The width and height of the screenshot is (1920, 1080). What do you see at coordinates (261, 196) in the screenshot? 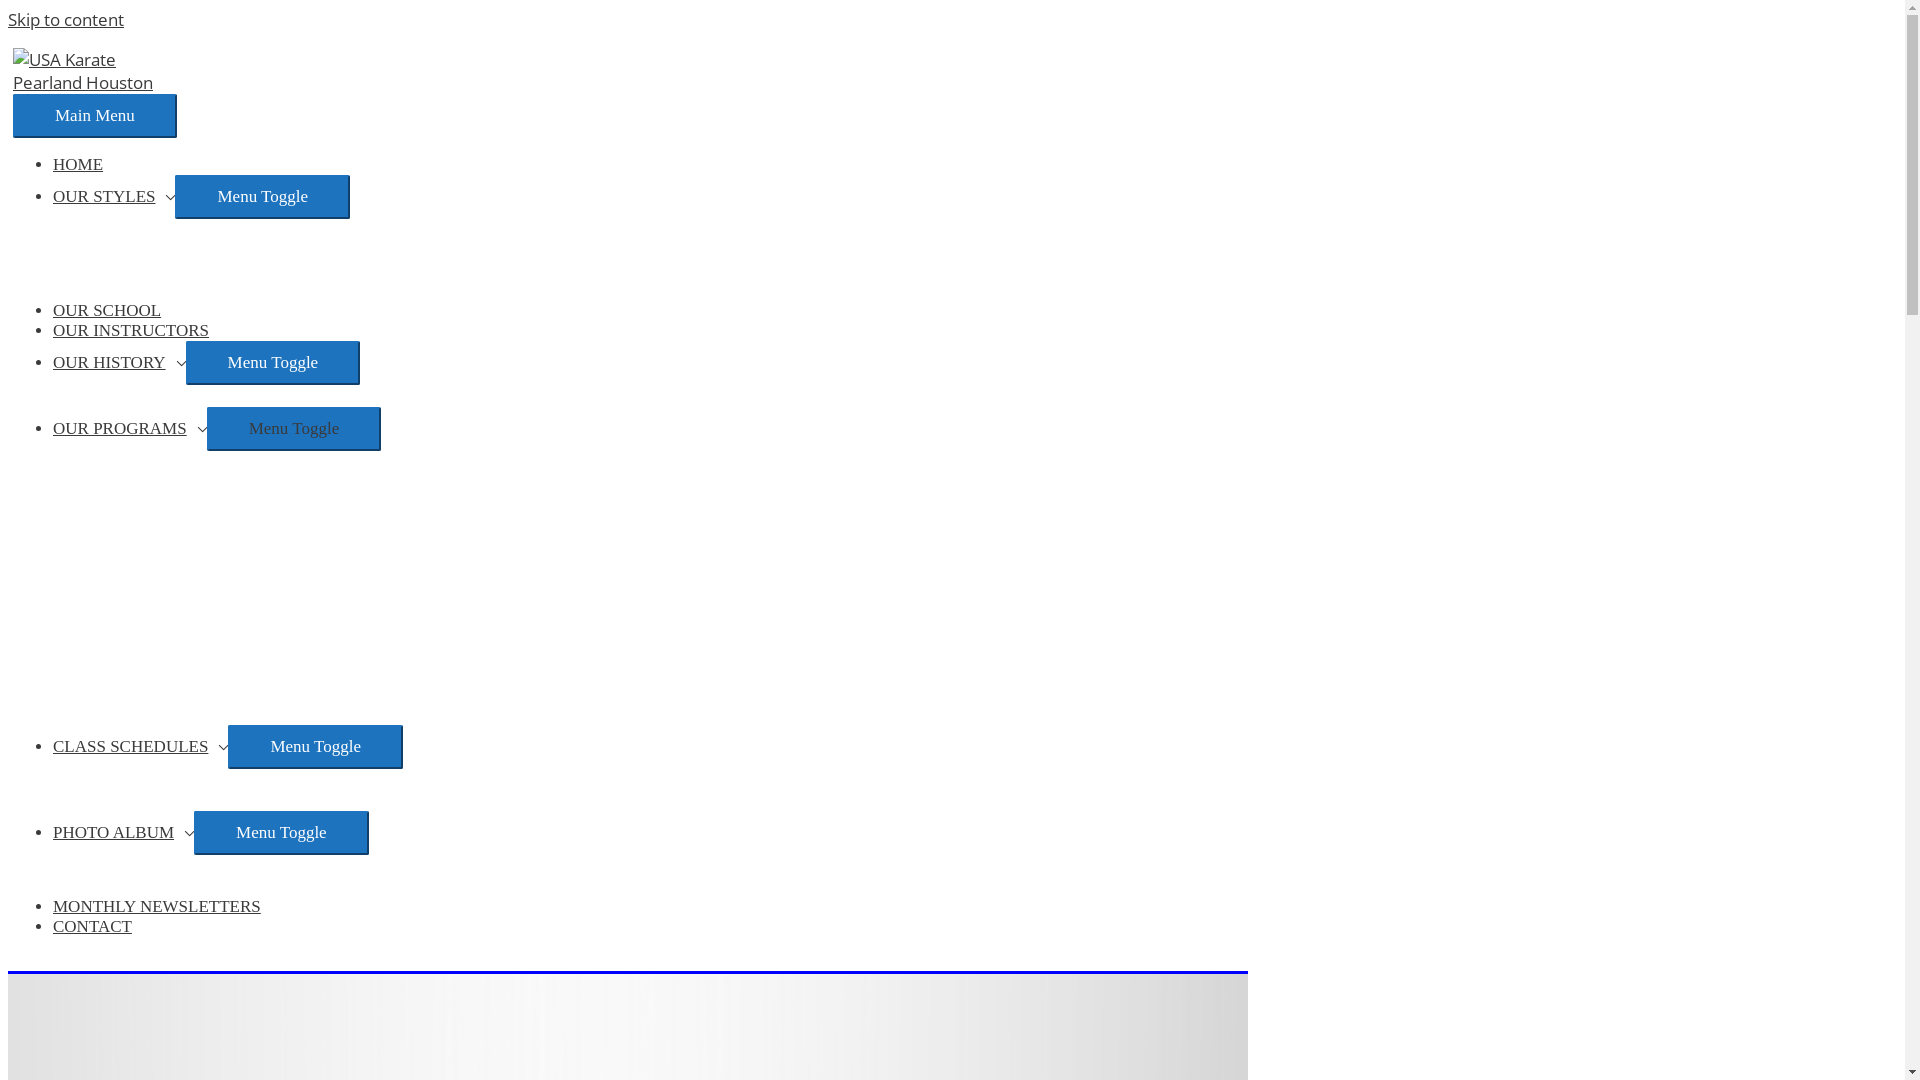
I see `'Menu Toggle'` at bounding box center [261, 196].